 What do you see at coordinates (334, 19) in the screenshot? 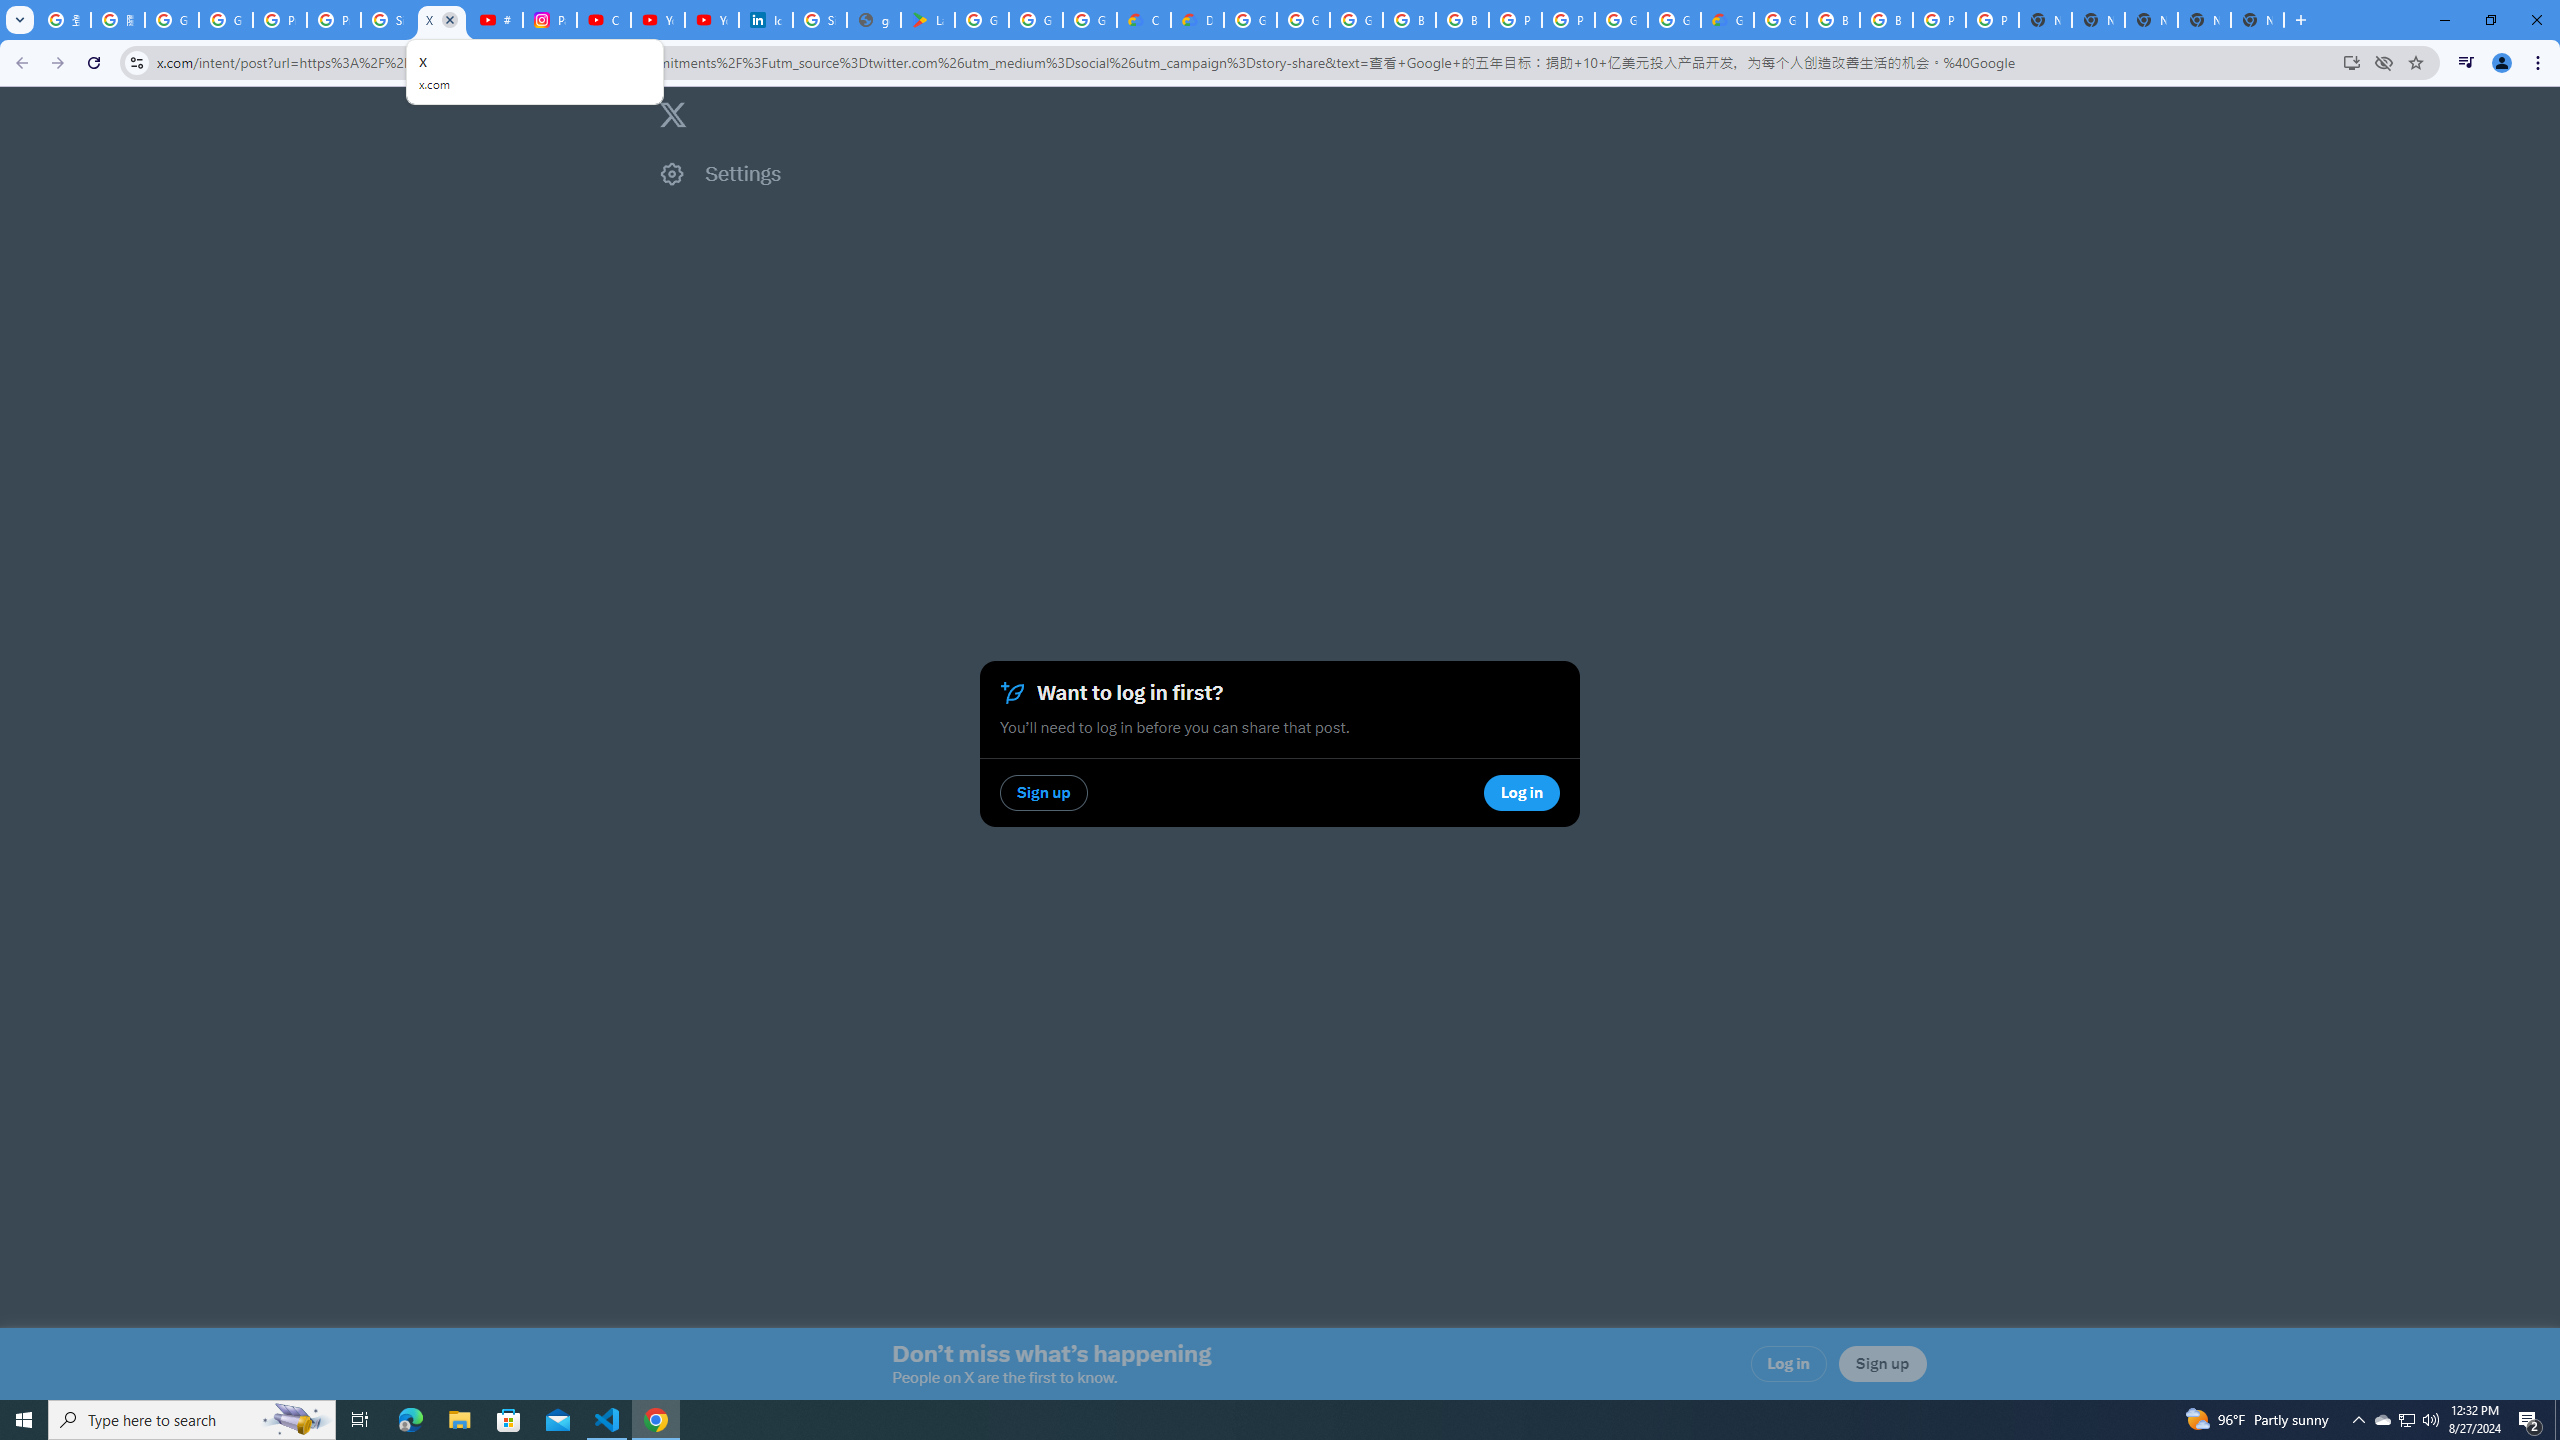
I see `'Privacy Help Center - Policies Help'` at bounding box center [334, 19].